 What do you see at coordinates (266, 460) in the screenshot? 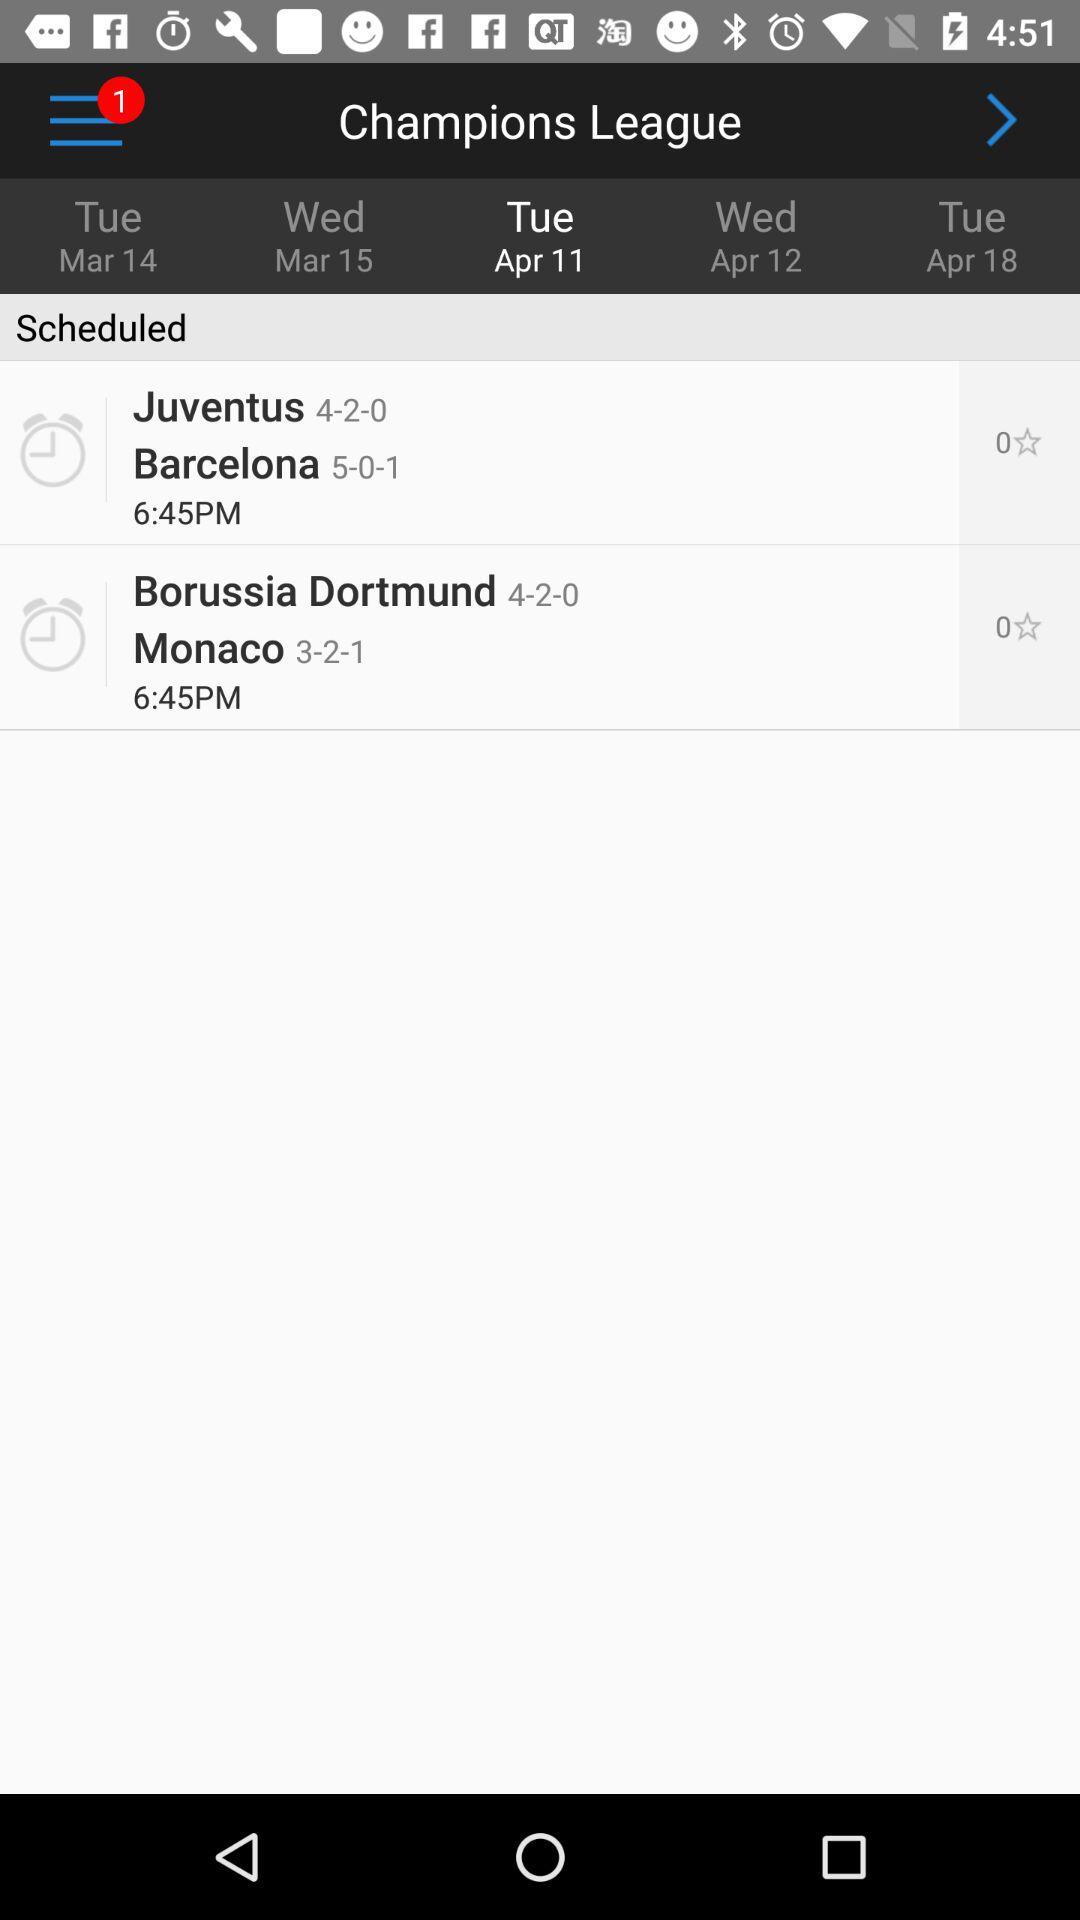
I see `icon to the left of the 0[p] icon` at bounding box center [266, 460].